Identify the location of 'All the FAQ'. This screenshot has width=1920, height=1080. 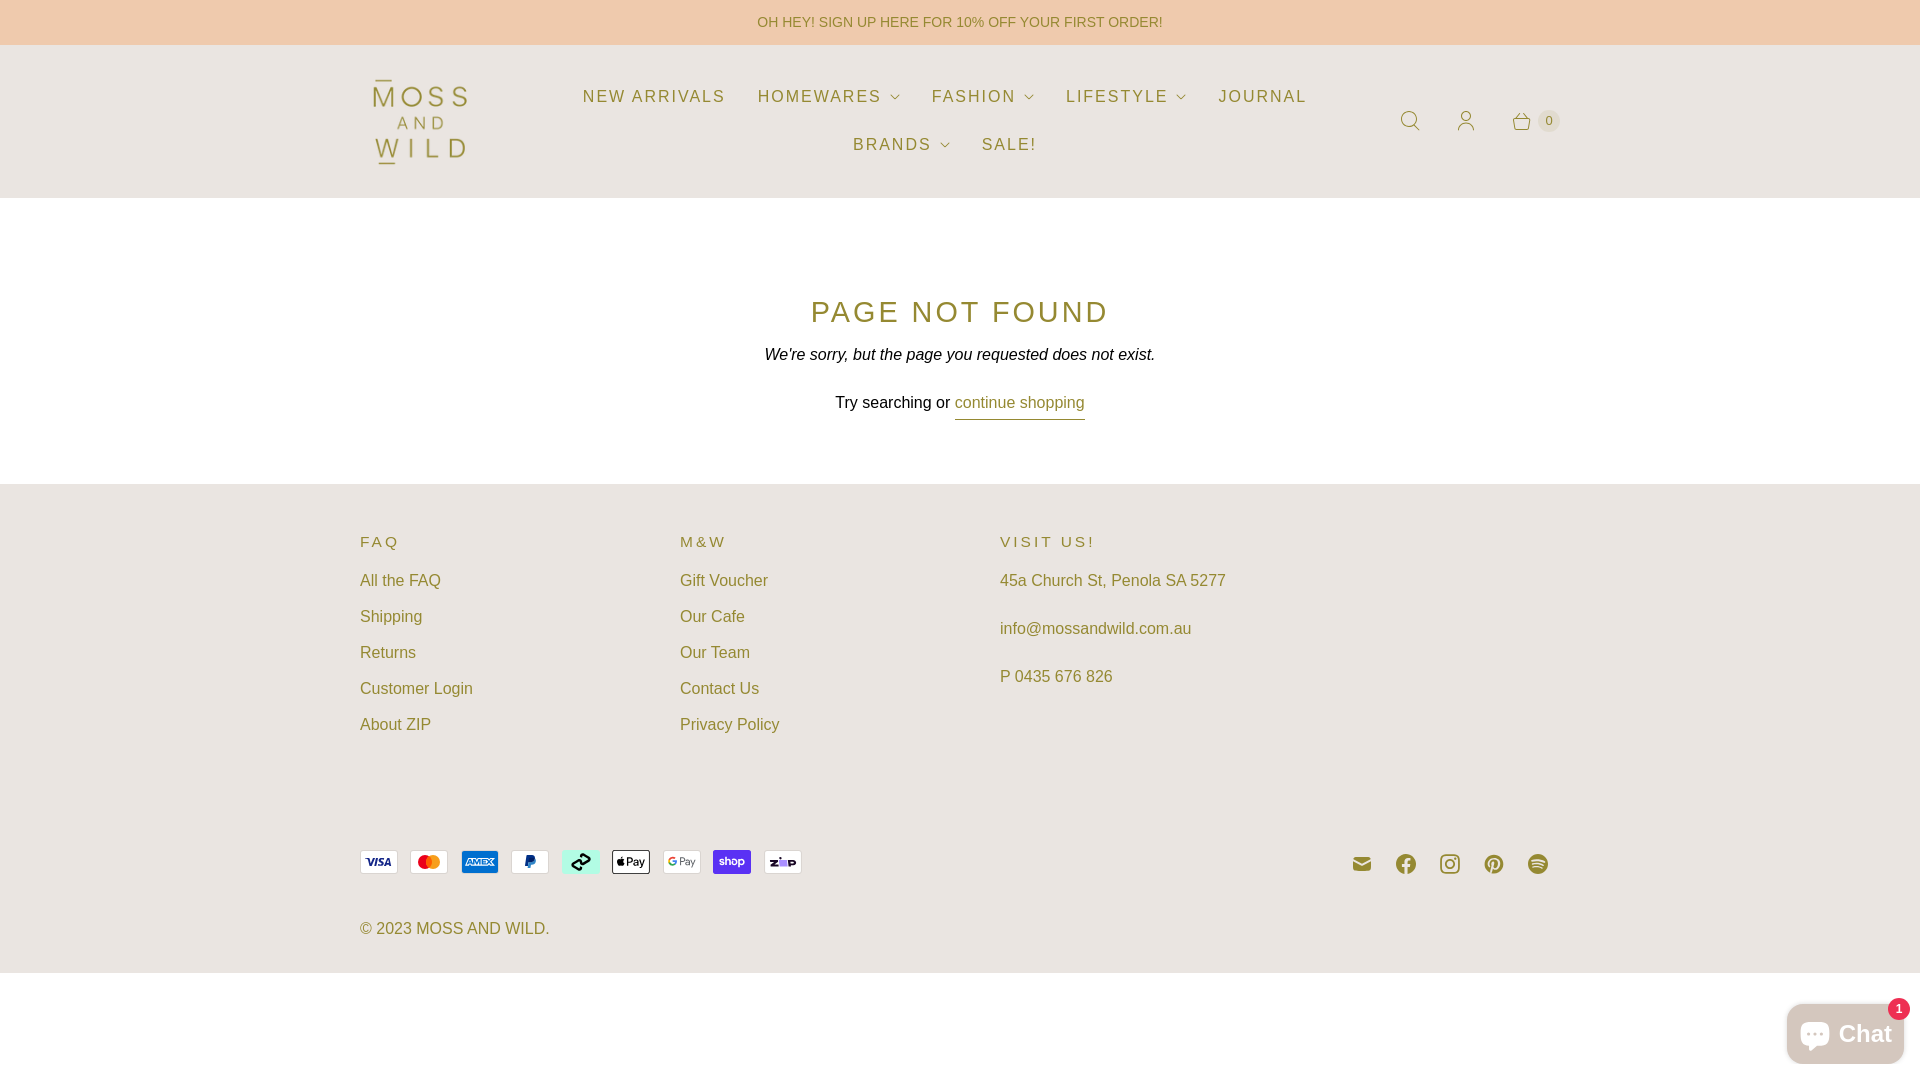
(360, 580).